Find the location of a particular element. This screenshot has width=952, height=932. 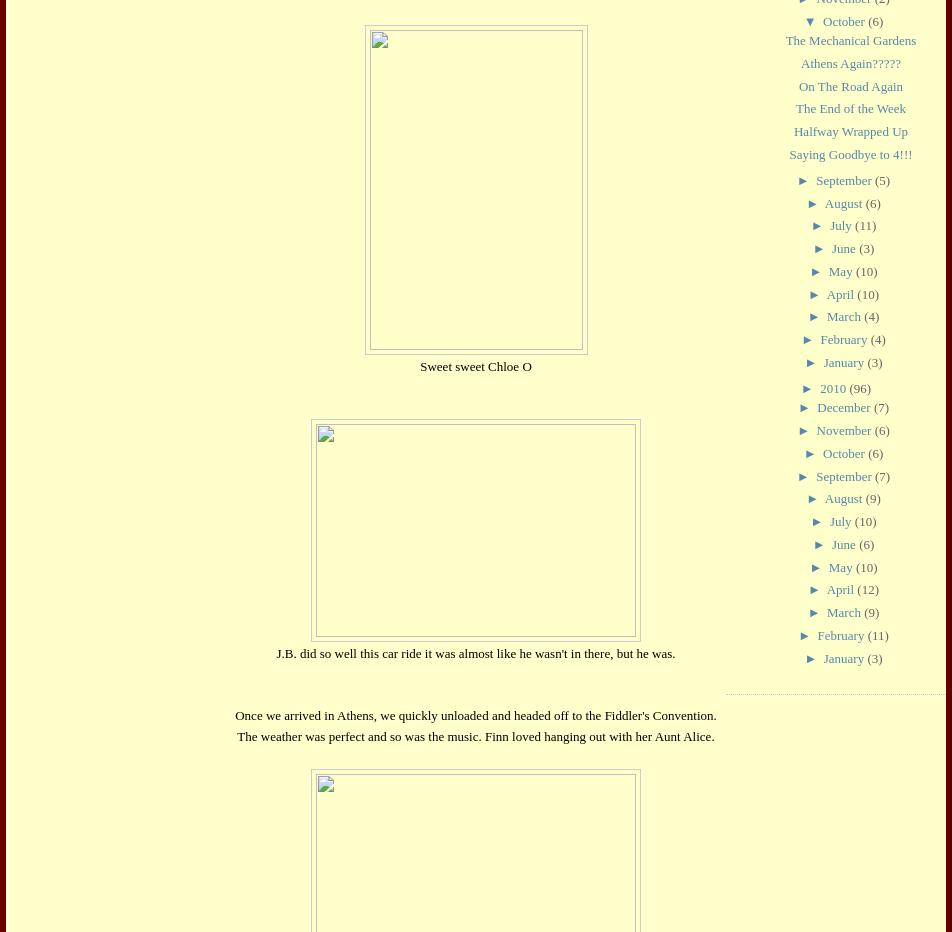

'On The Road Again' is located at coordinates (850, 85).